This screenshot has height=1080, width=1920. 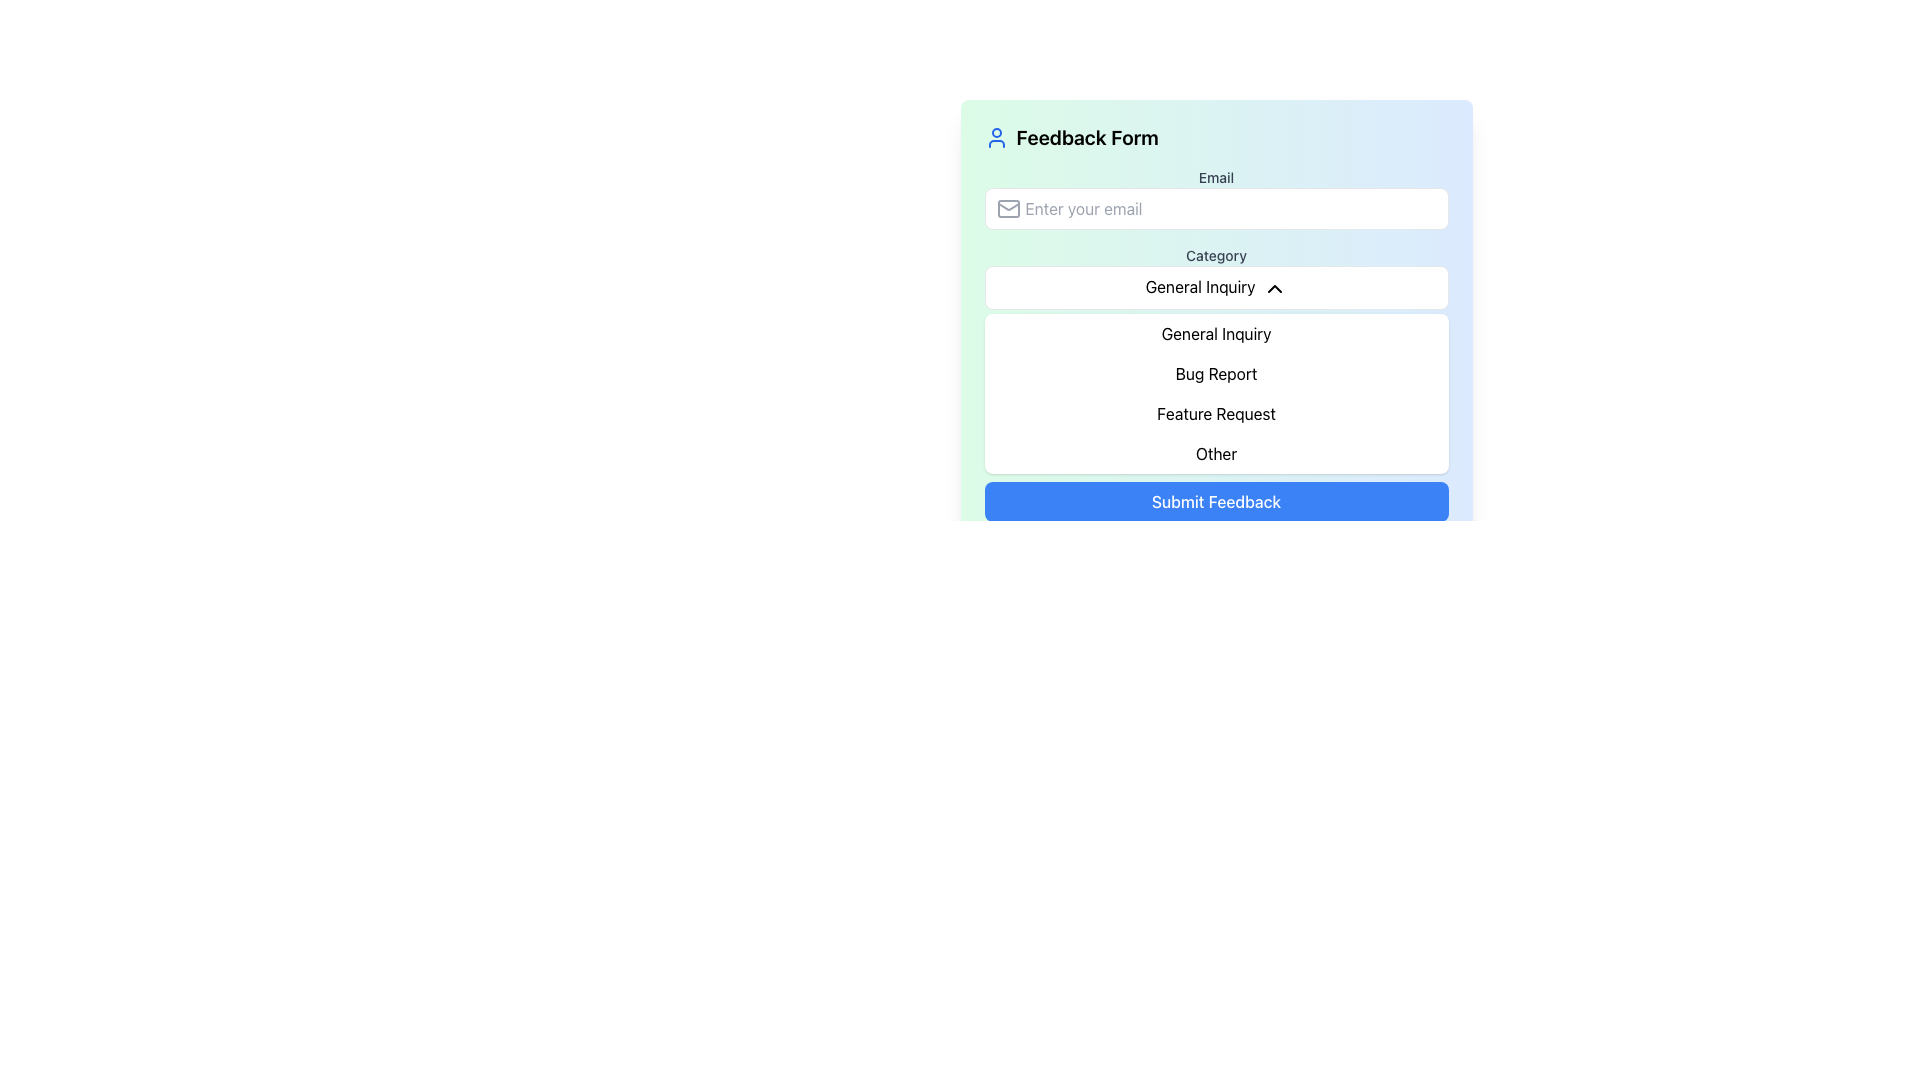 What do you see at coordinates (1215, 412) in the screenshot?
I see `the 'Feature Request' option in the dropdown menu` at bounding box center [1215, 412].